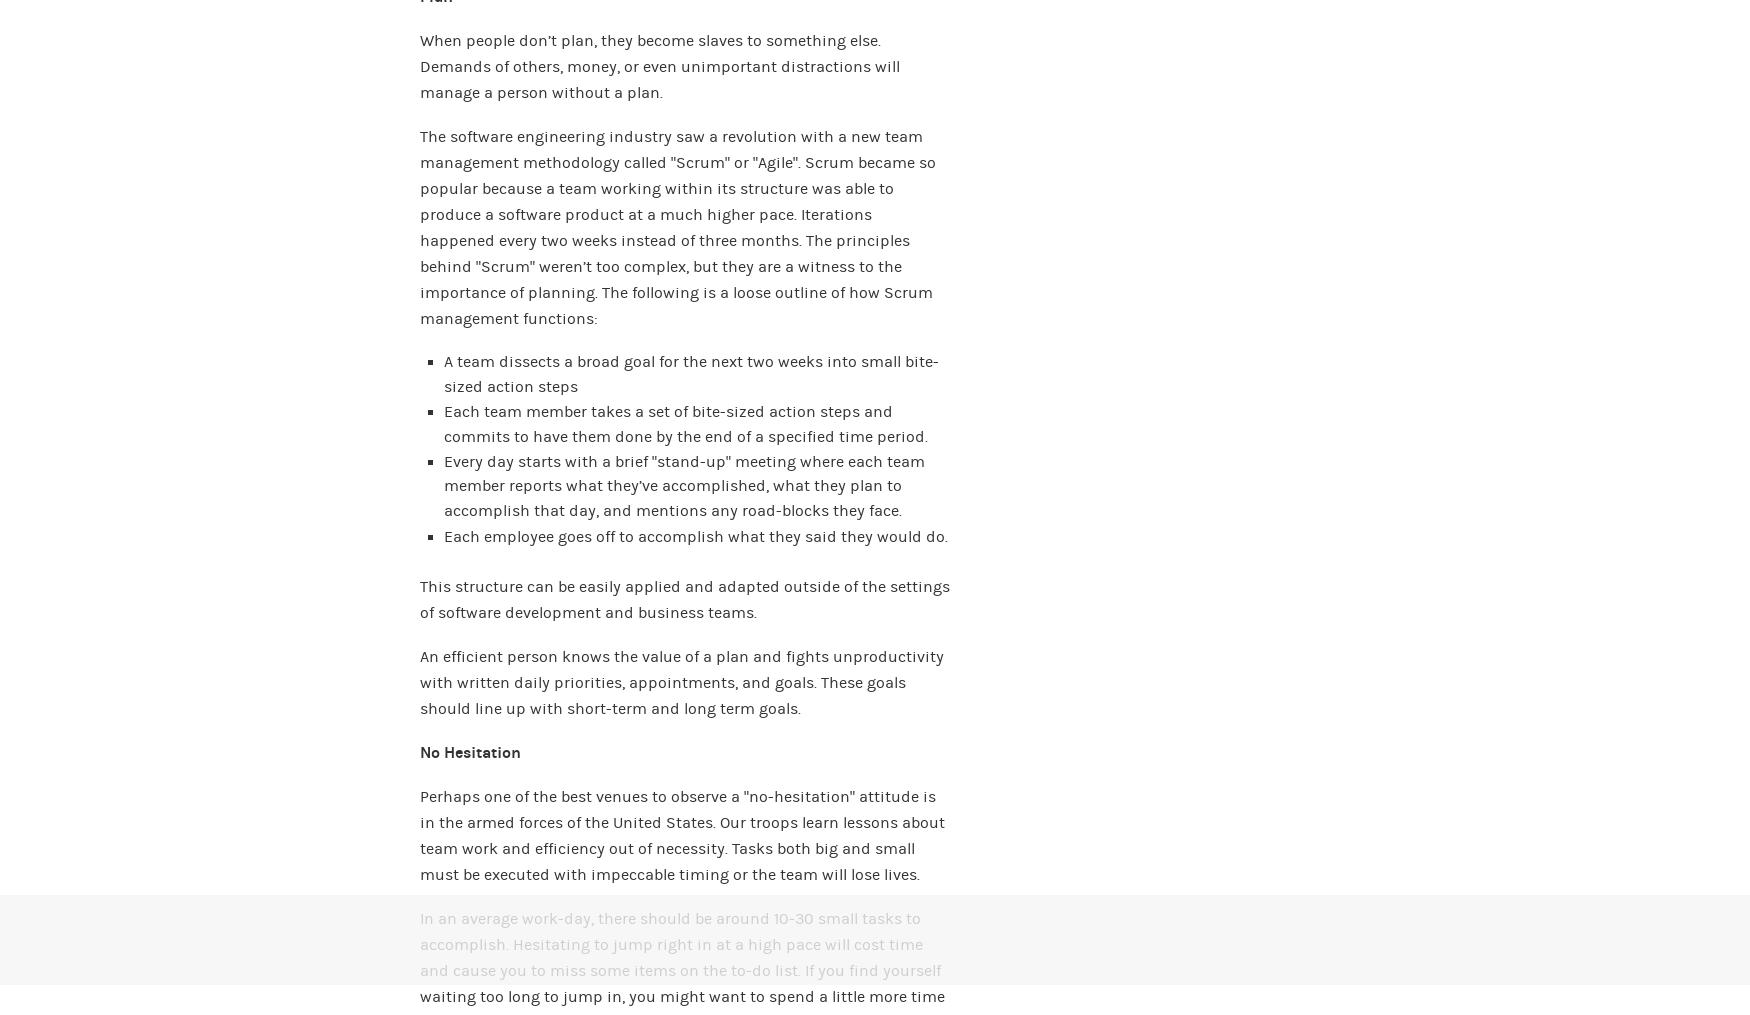  Describe the element at coordinates (470, 751) in the screenshot. I see `'No Hesitation'` at that location.